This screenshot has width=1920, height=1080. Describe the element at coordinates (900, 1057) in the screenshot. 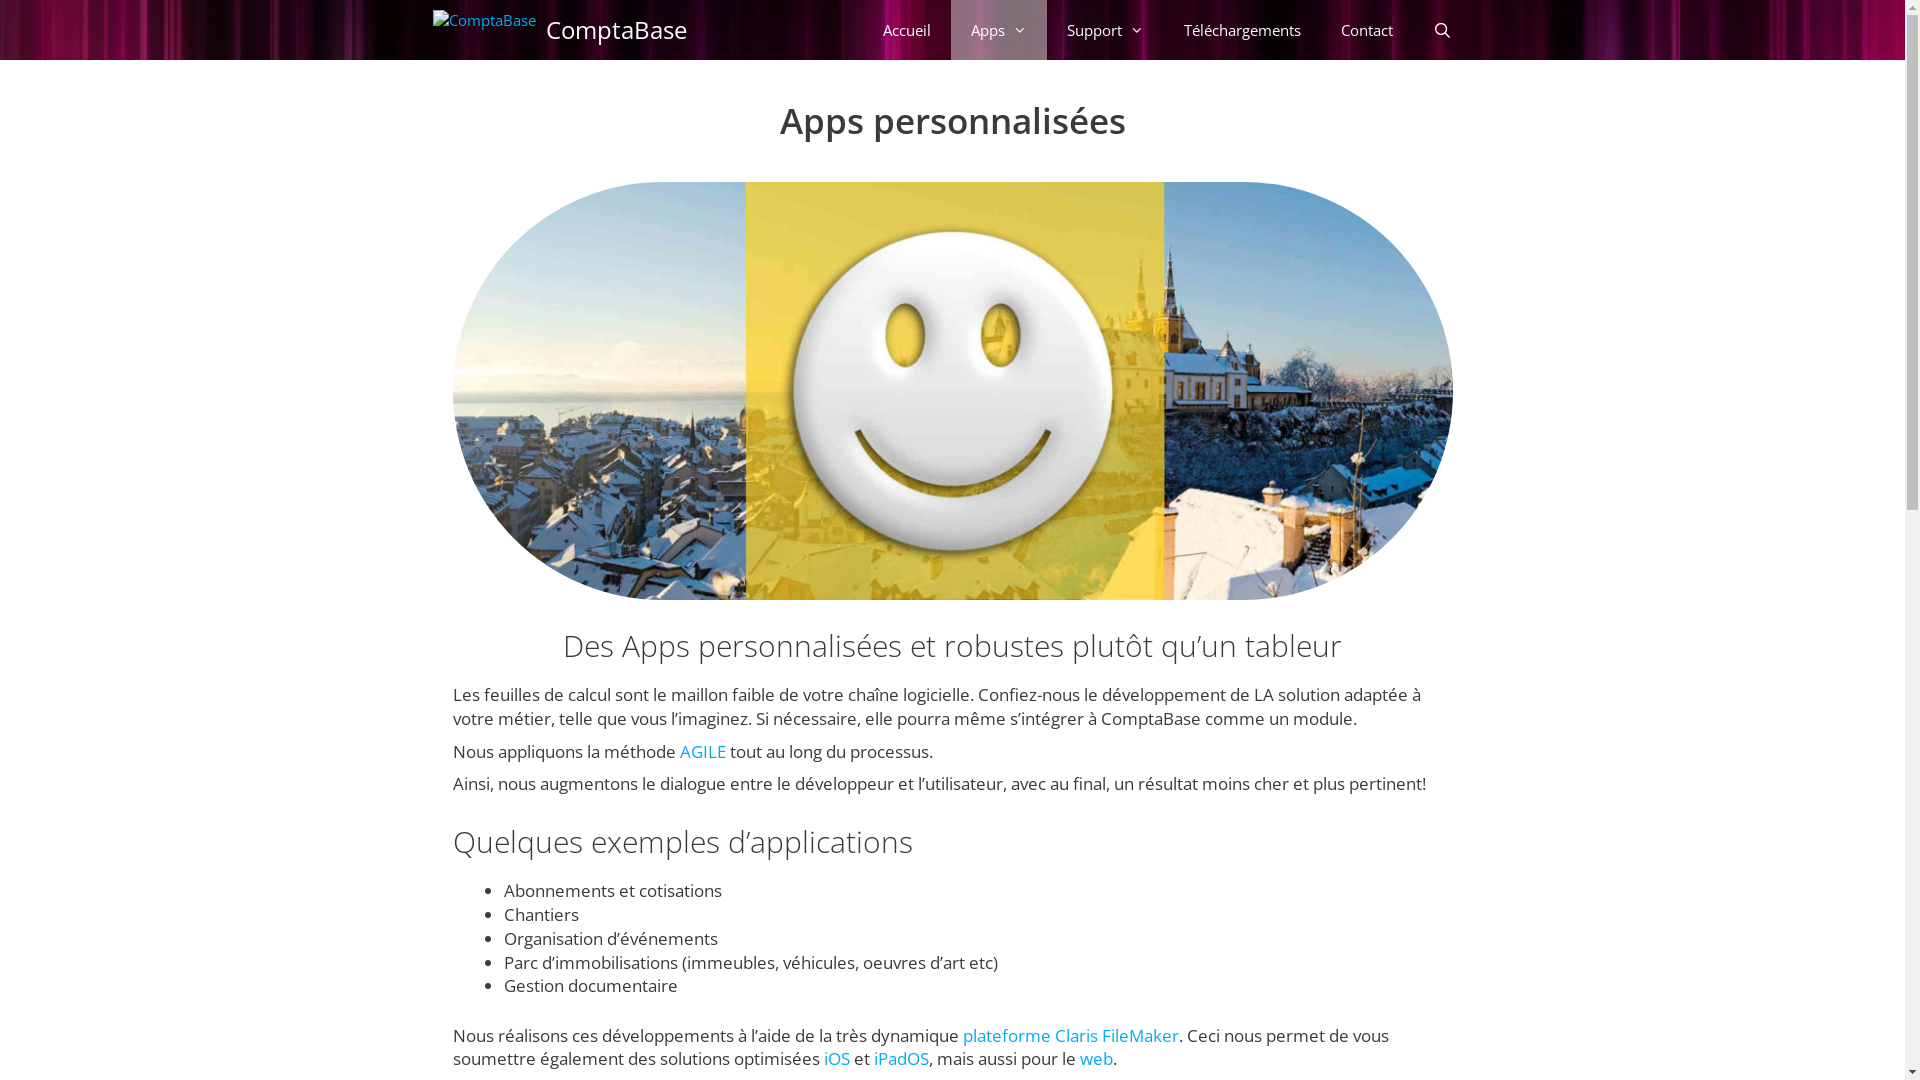

I see `'iPadOS'` at that location.